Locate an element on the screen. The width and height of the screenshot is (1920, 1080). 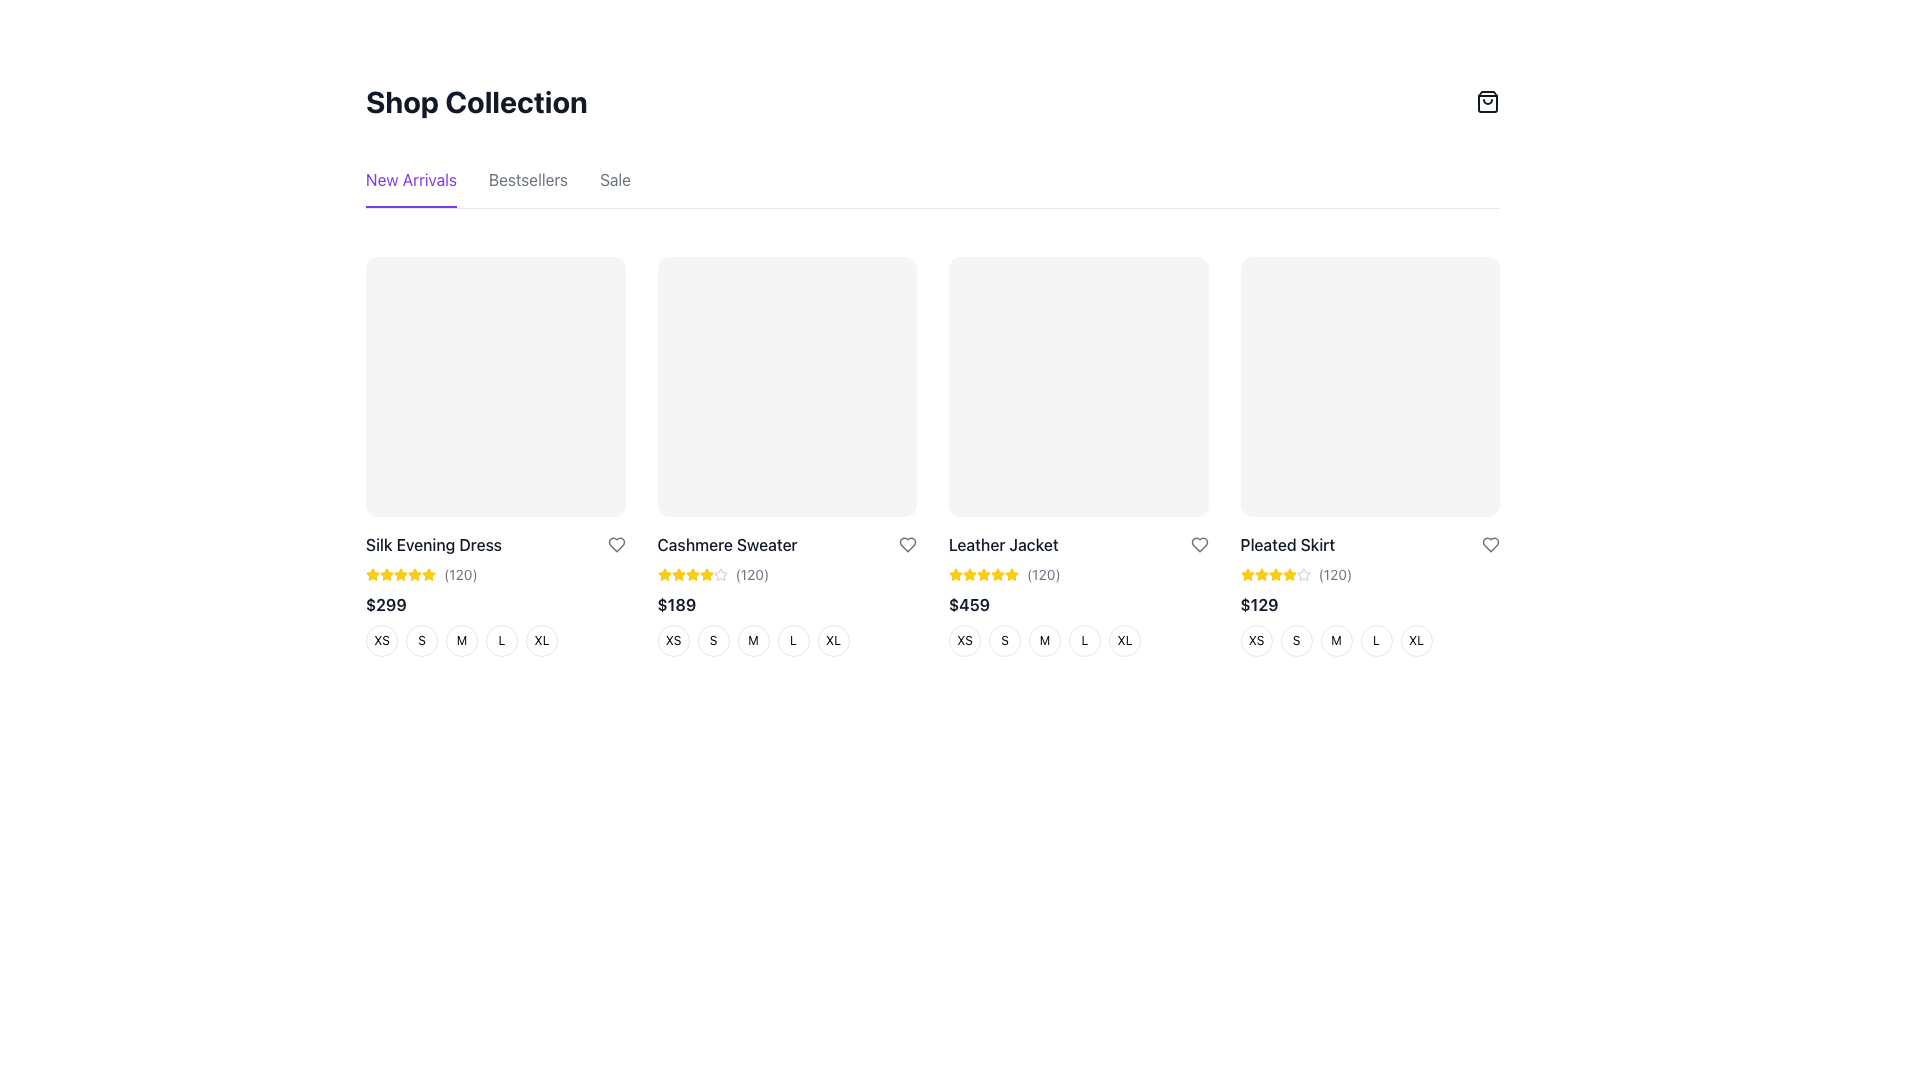
the fifth yellow star icon used for rating purposes, located below the 'Leather Jacket' card in the 'New Arrivals' section is located at coordinates (983, 574).